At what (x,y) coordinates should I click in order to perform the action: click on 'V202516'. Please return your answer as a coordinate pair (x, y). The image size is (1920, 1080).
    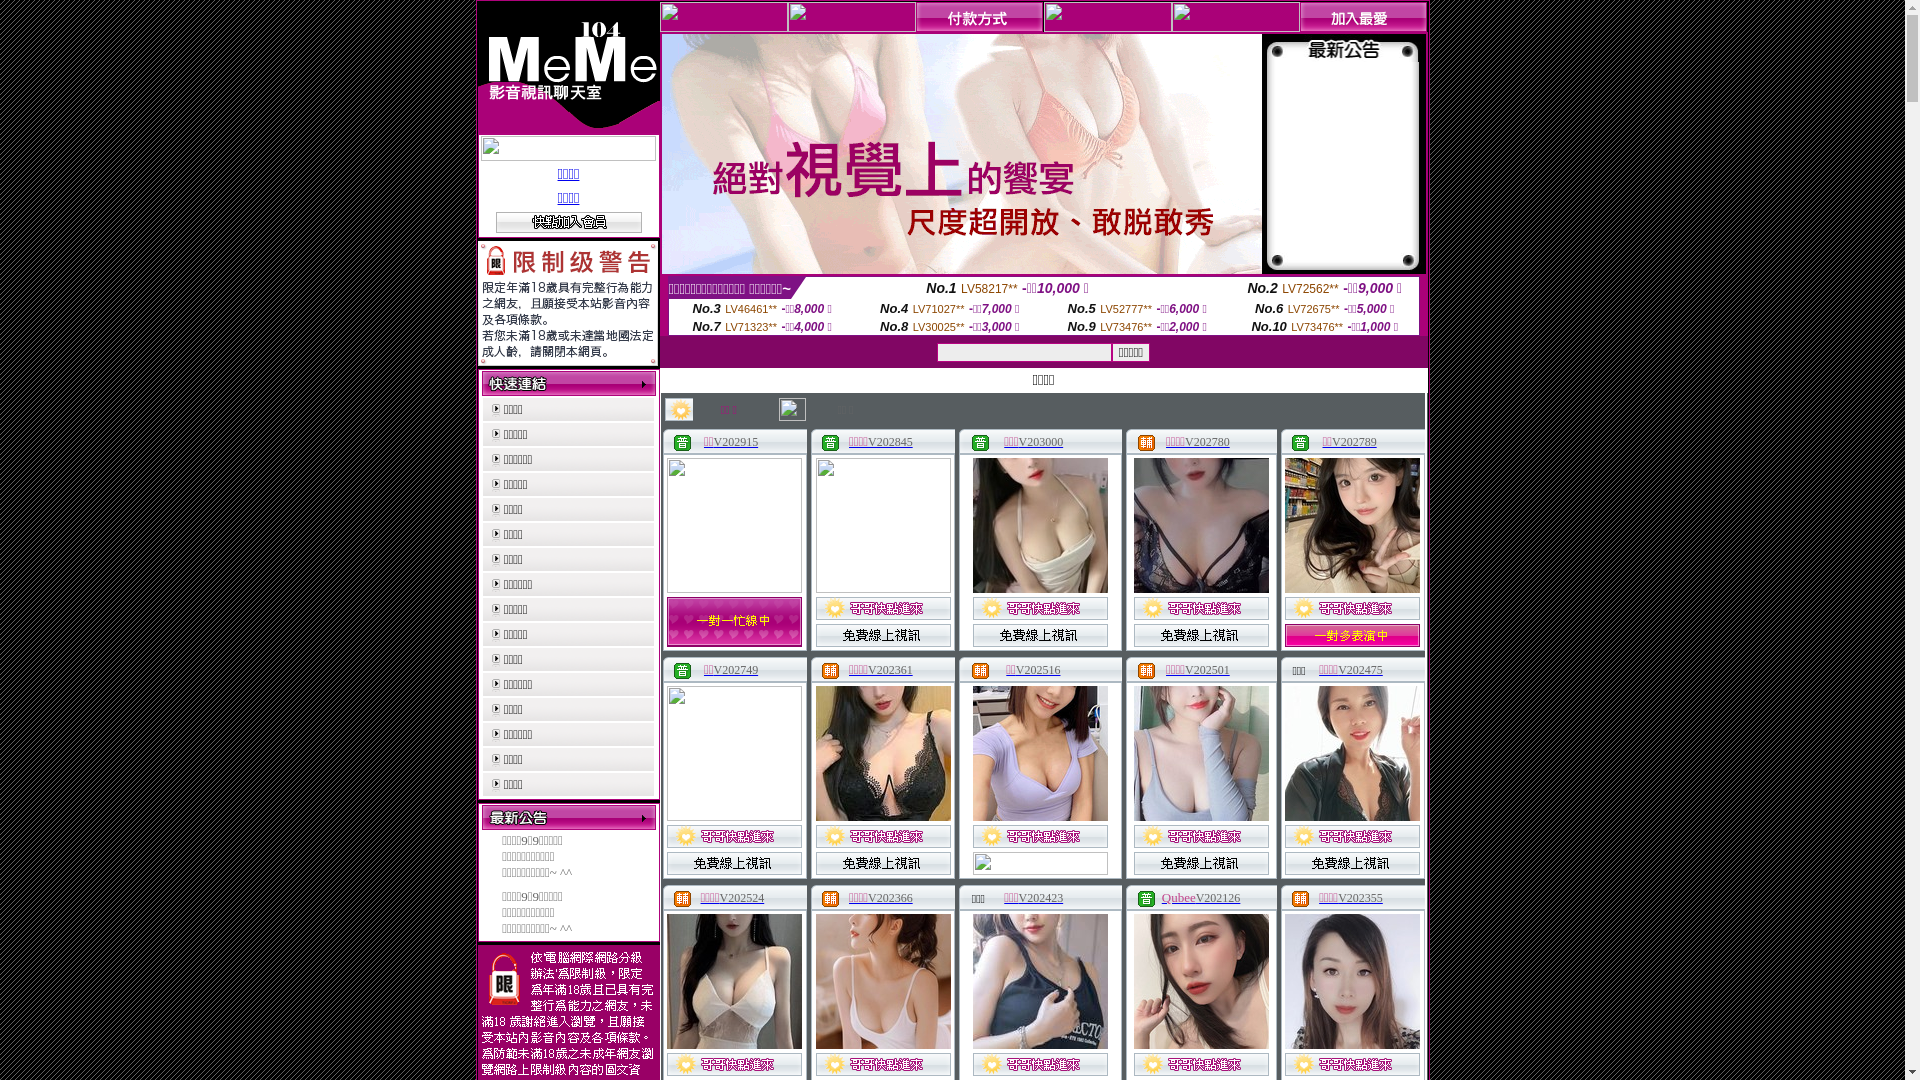
    Looking at the image, I should click on (1038, 670).